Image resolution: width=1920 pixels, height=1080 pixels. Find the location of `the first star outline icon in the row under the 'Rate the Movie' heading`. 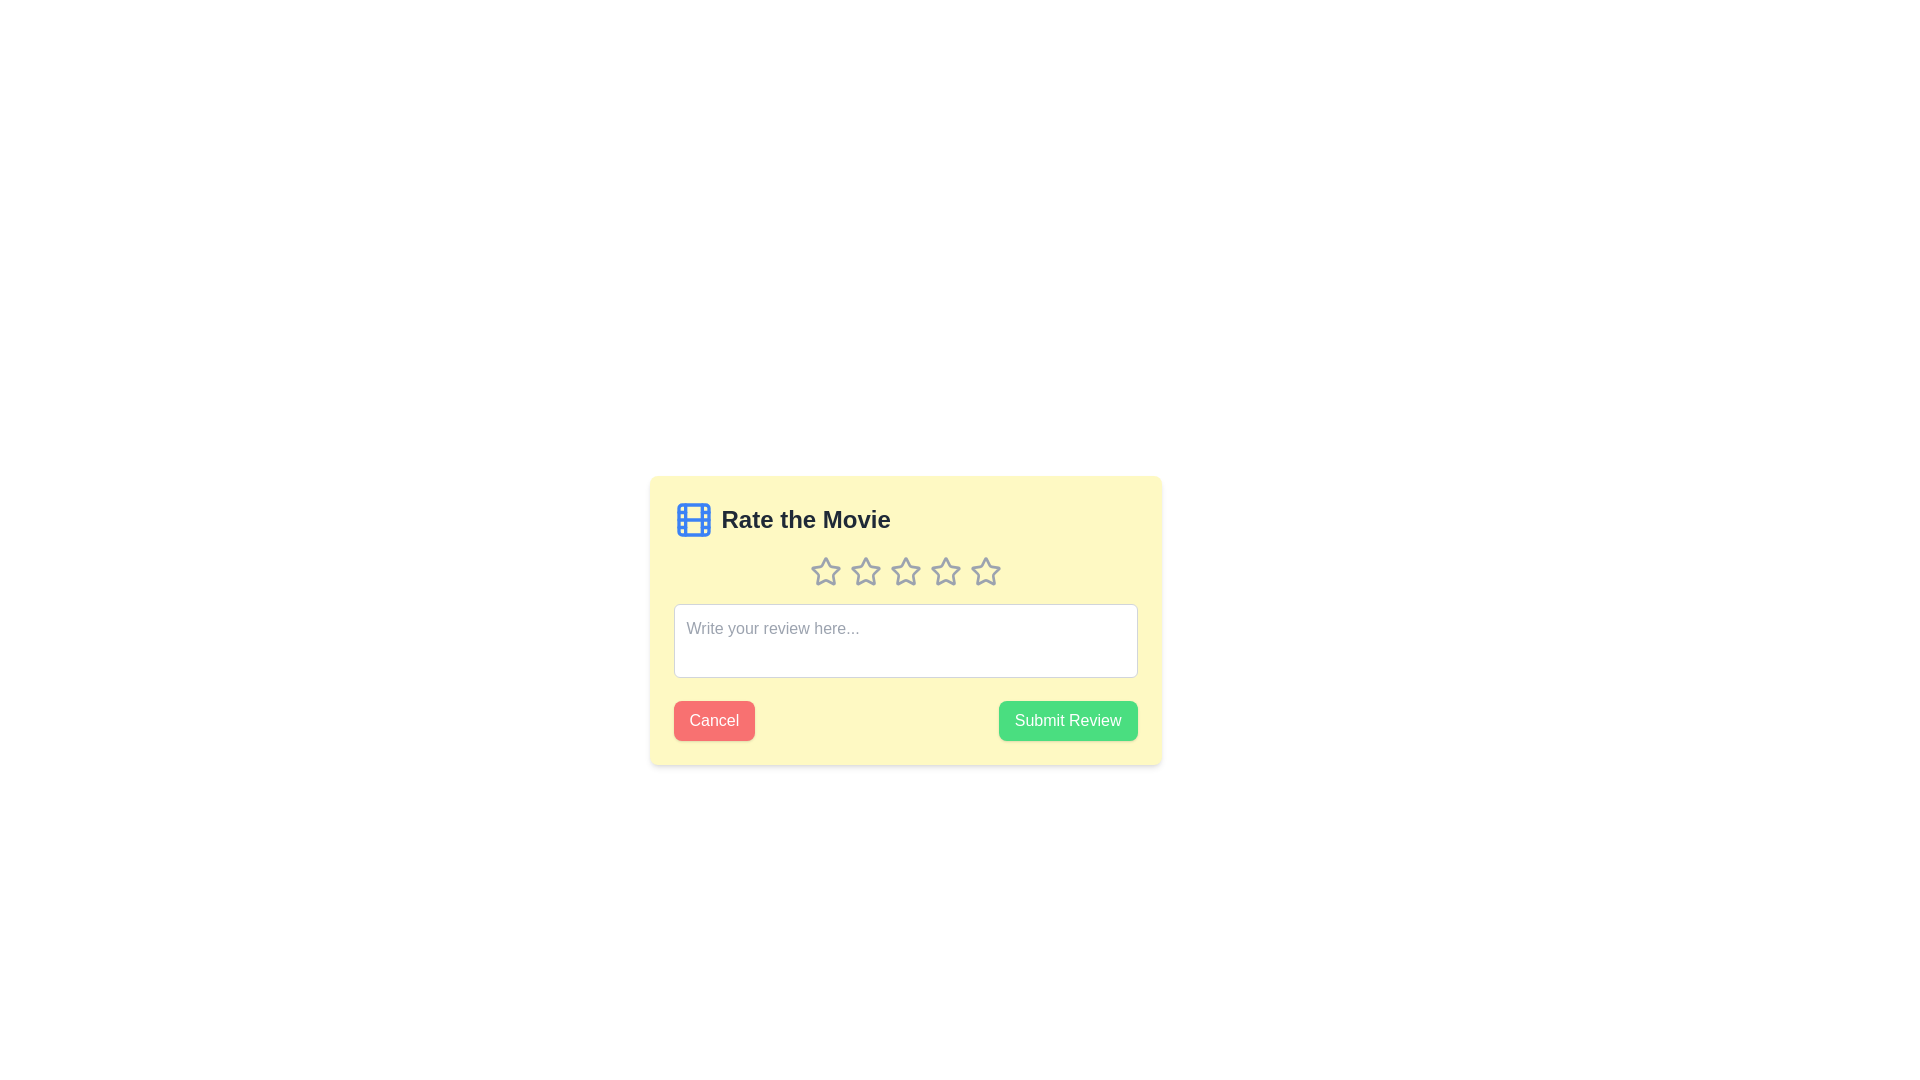

the first star outline icon in the row under the 'Rate the Movie' heading is located at coordinates (825, 571).